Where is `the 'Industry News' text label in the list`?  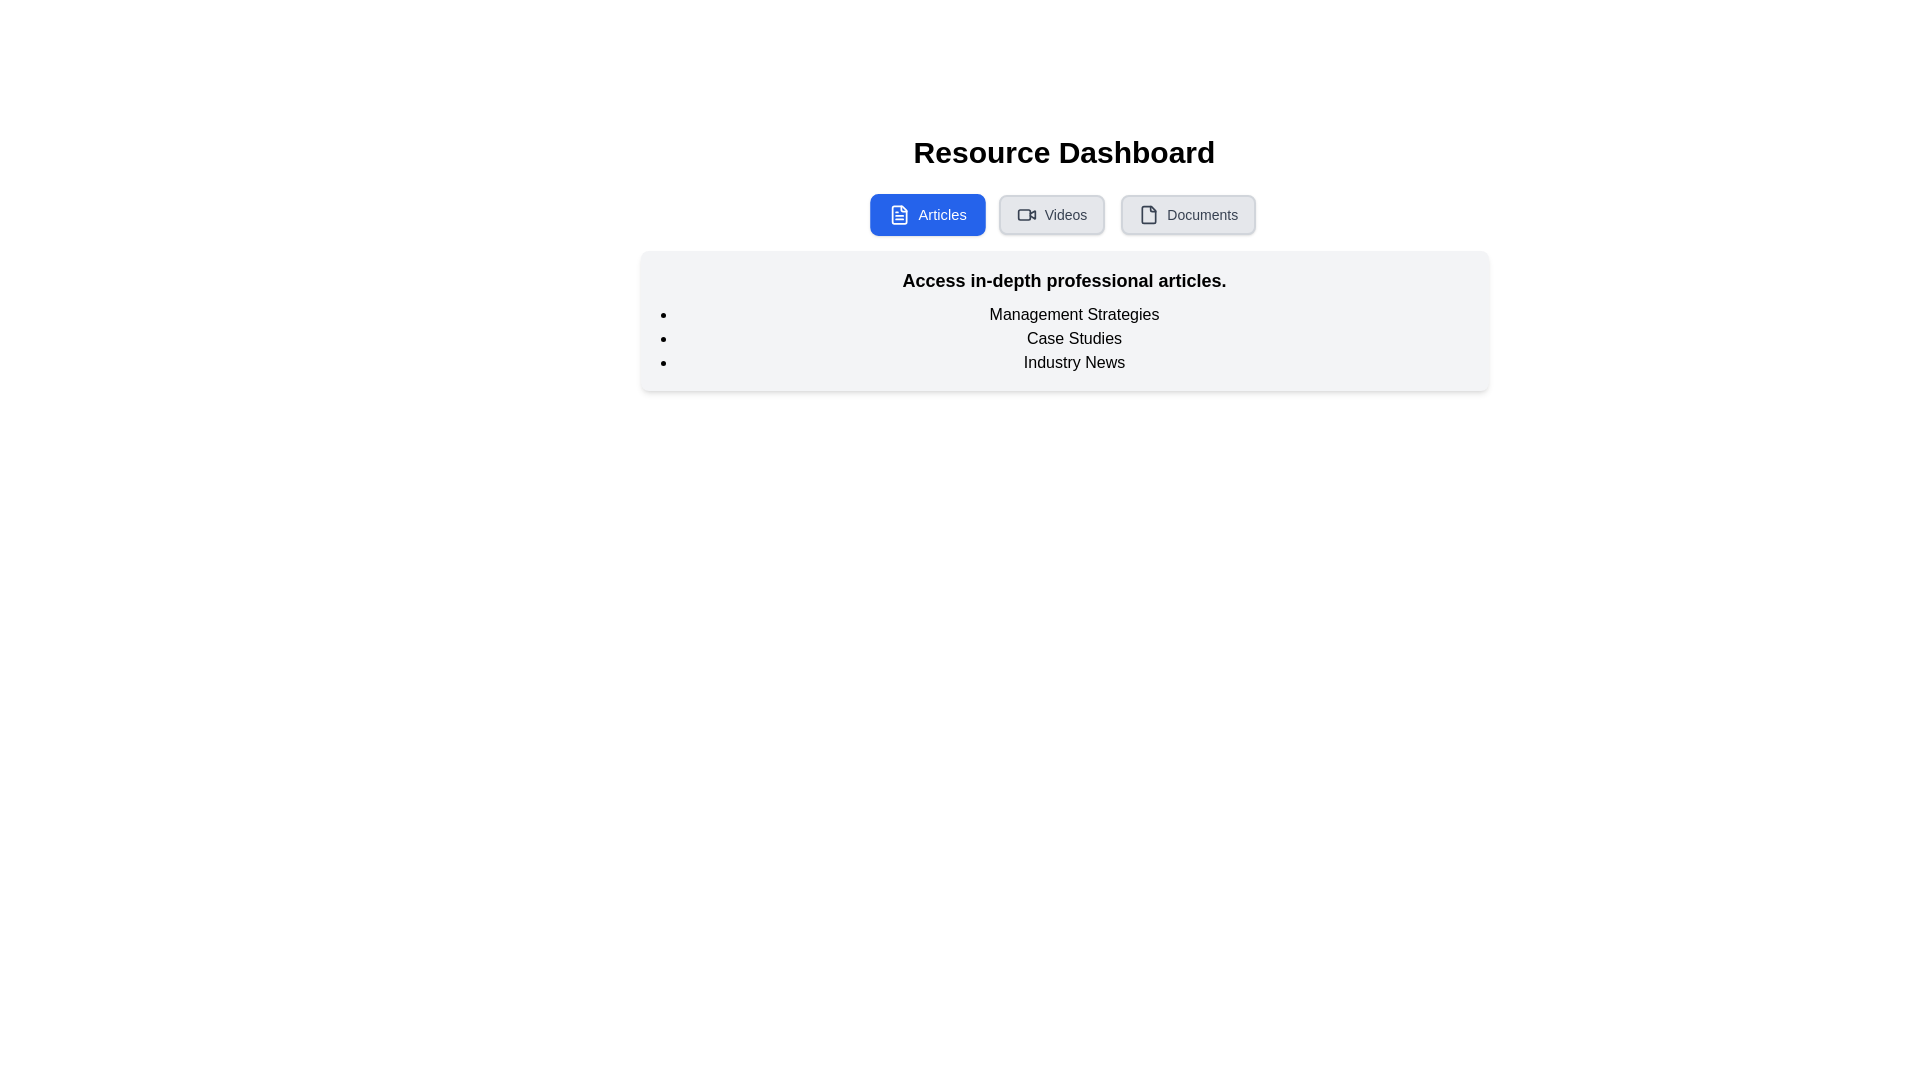 the 'Industry News' text label in the list is located at coordinates (1073, 362).